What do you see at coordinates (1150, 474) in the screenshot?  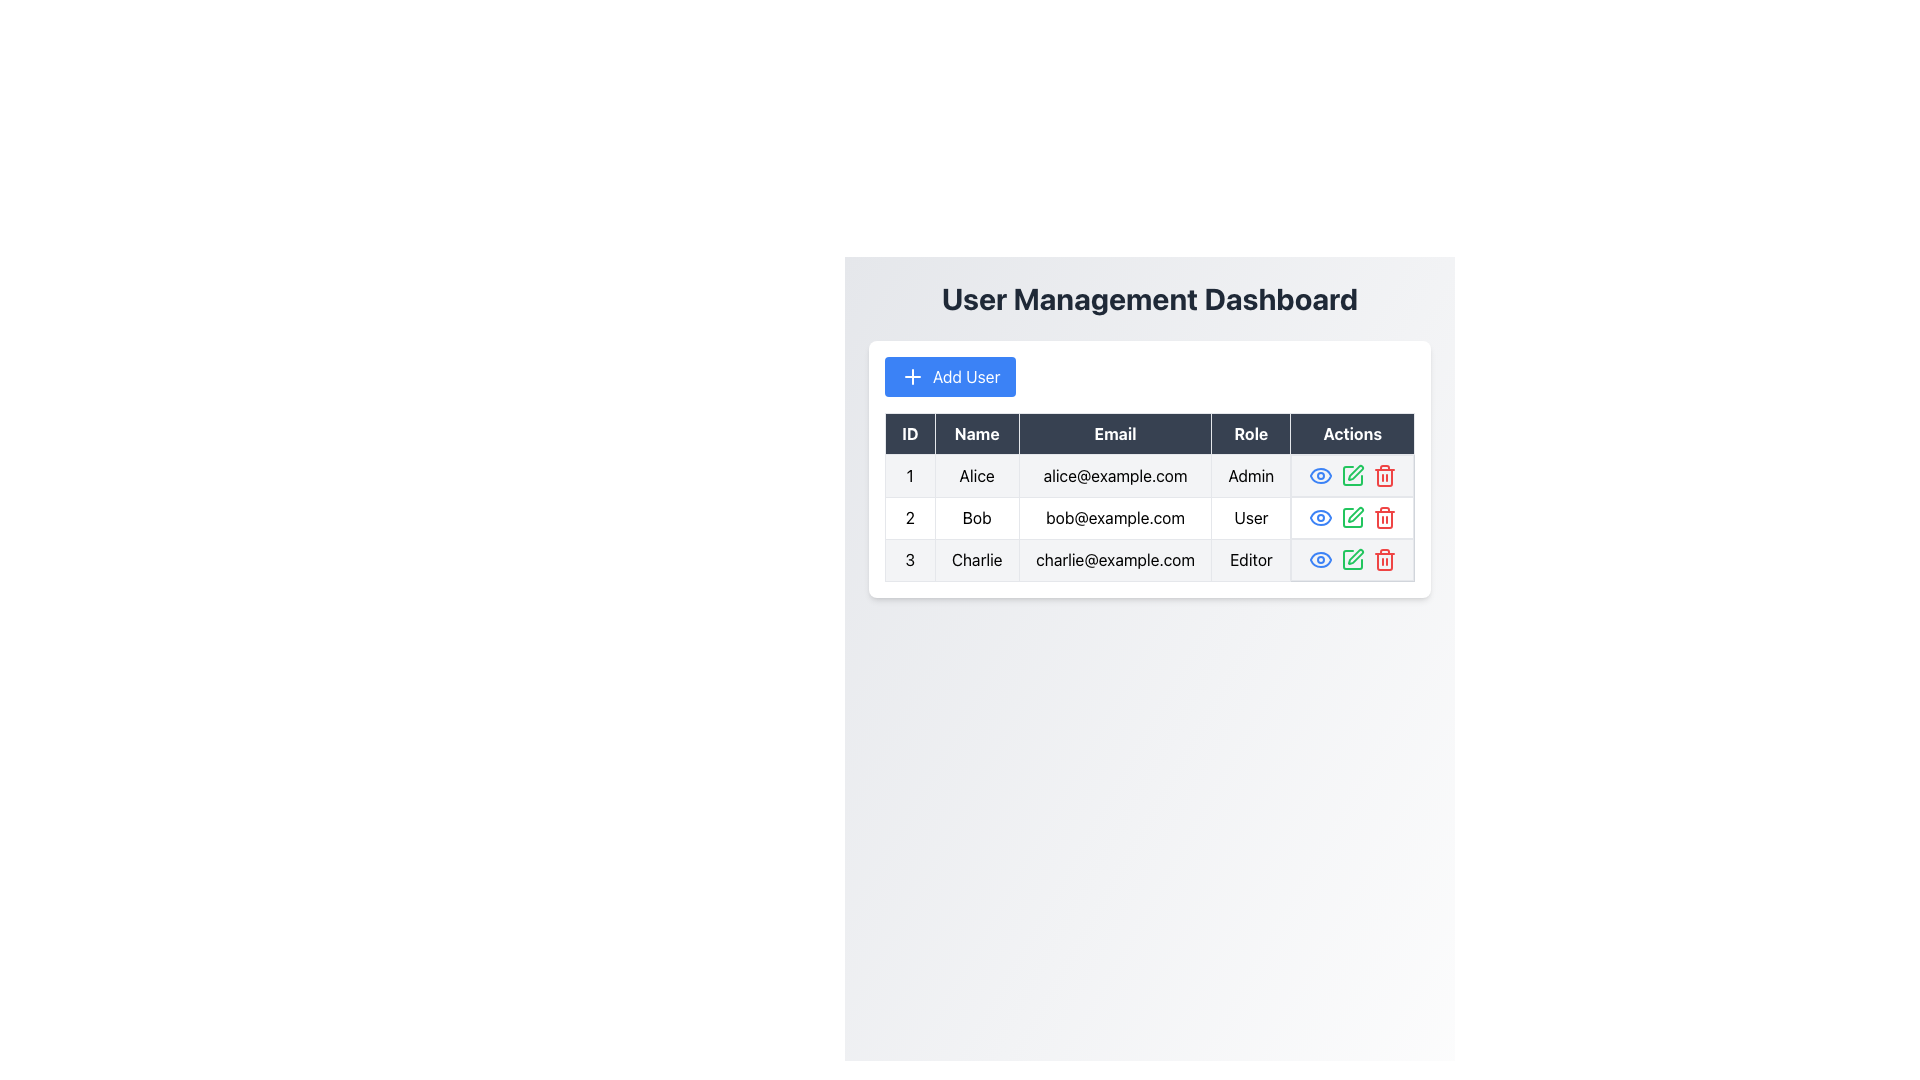 I see `the first row of the user management table that displays information about the user named Alice, including her ID, email address, and role` at bounding box center [1150, 474].